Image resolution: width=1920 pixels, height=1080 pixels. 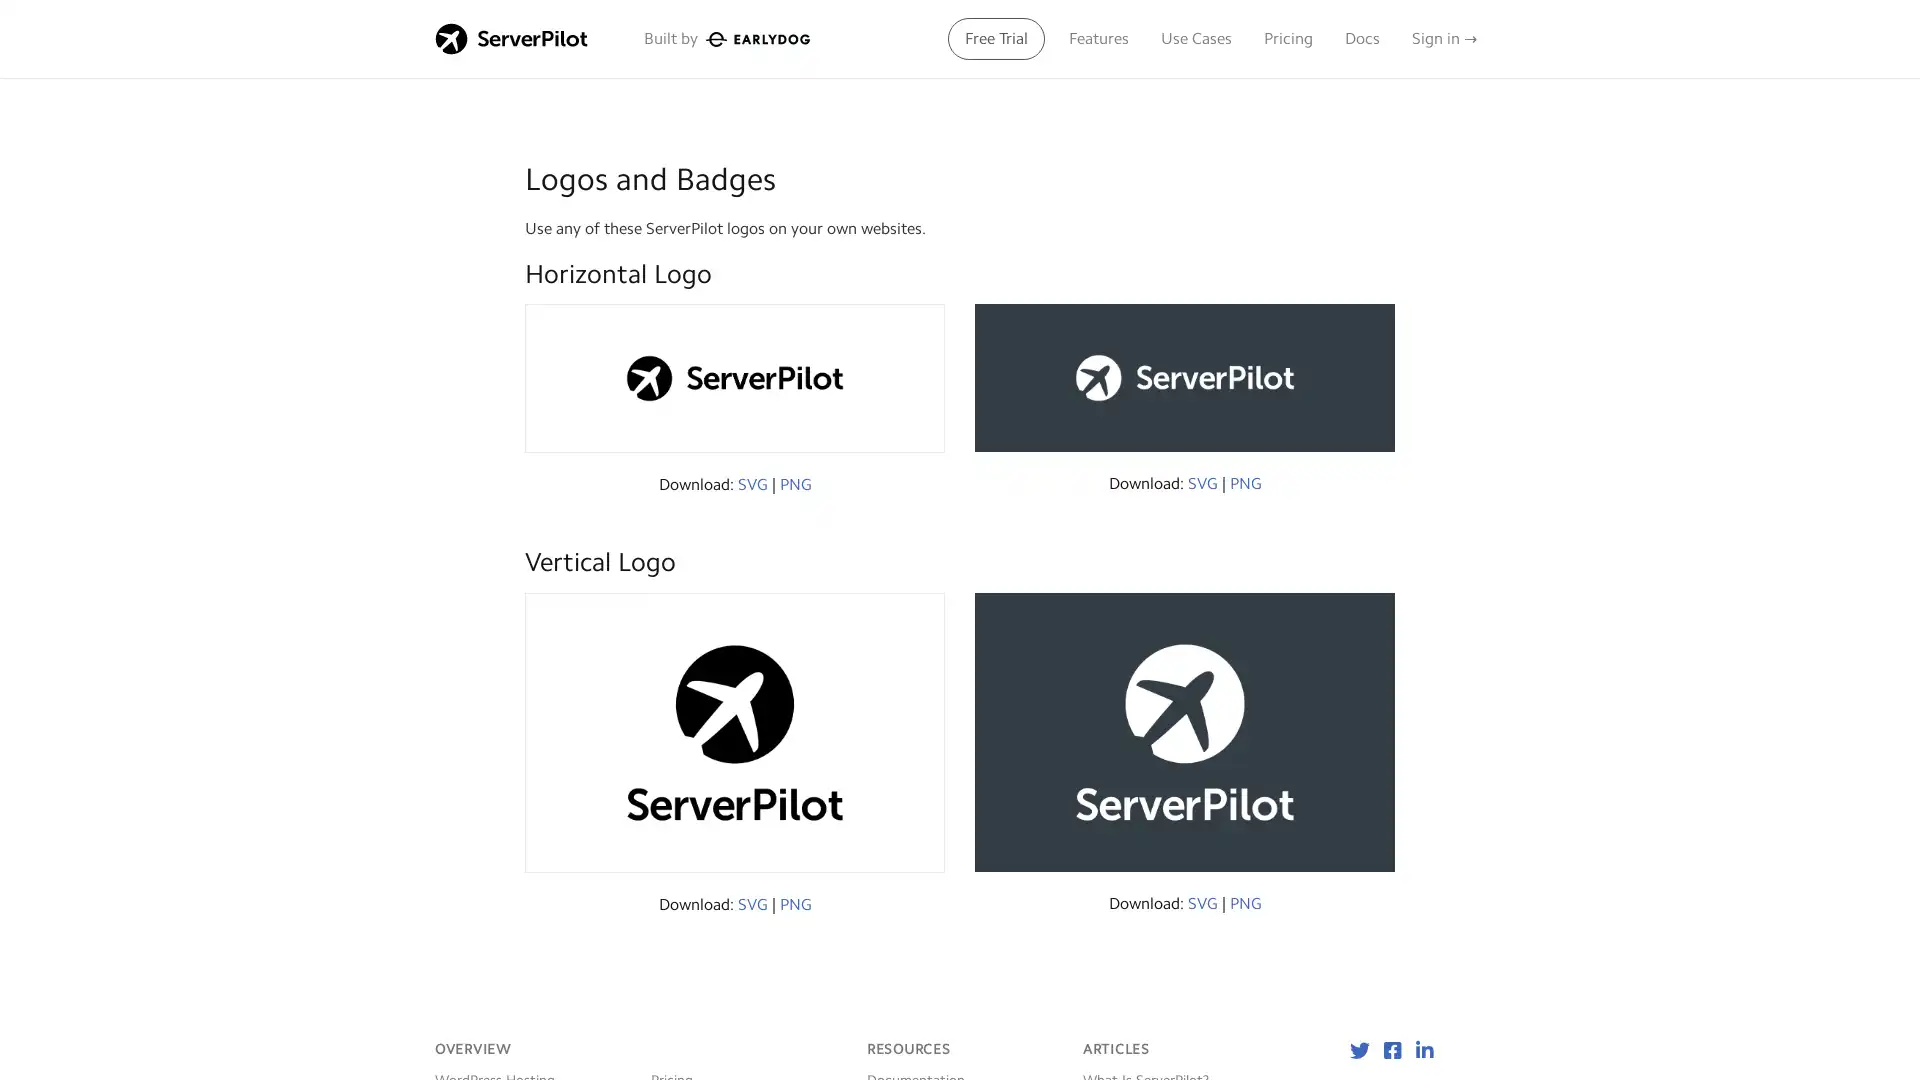 What do you see at coordinates (1444, 38) in the screenshot?
I see `Sign in` at bounding box center [1444, 38].